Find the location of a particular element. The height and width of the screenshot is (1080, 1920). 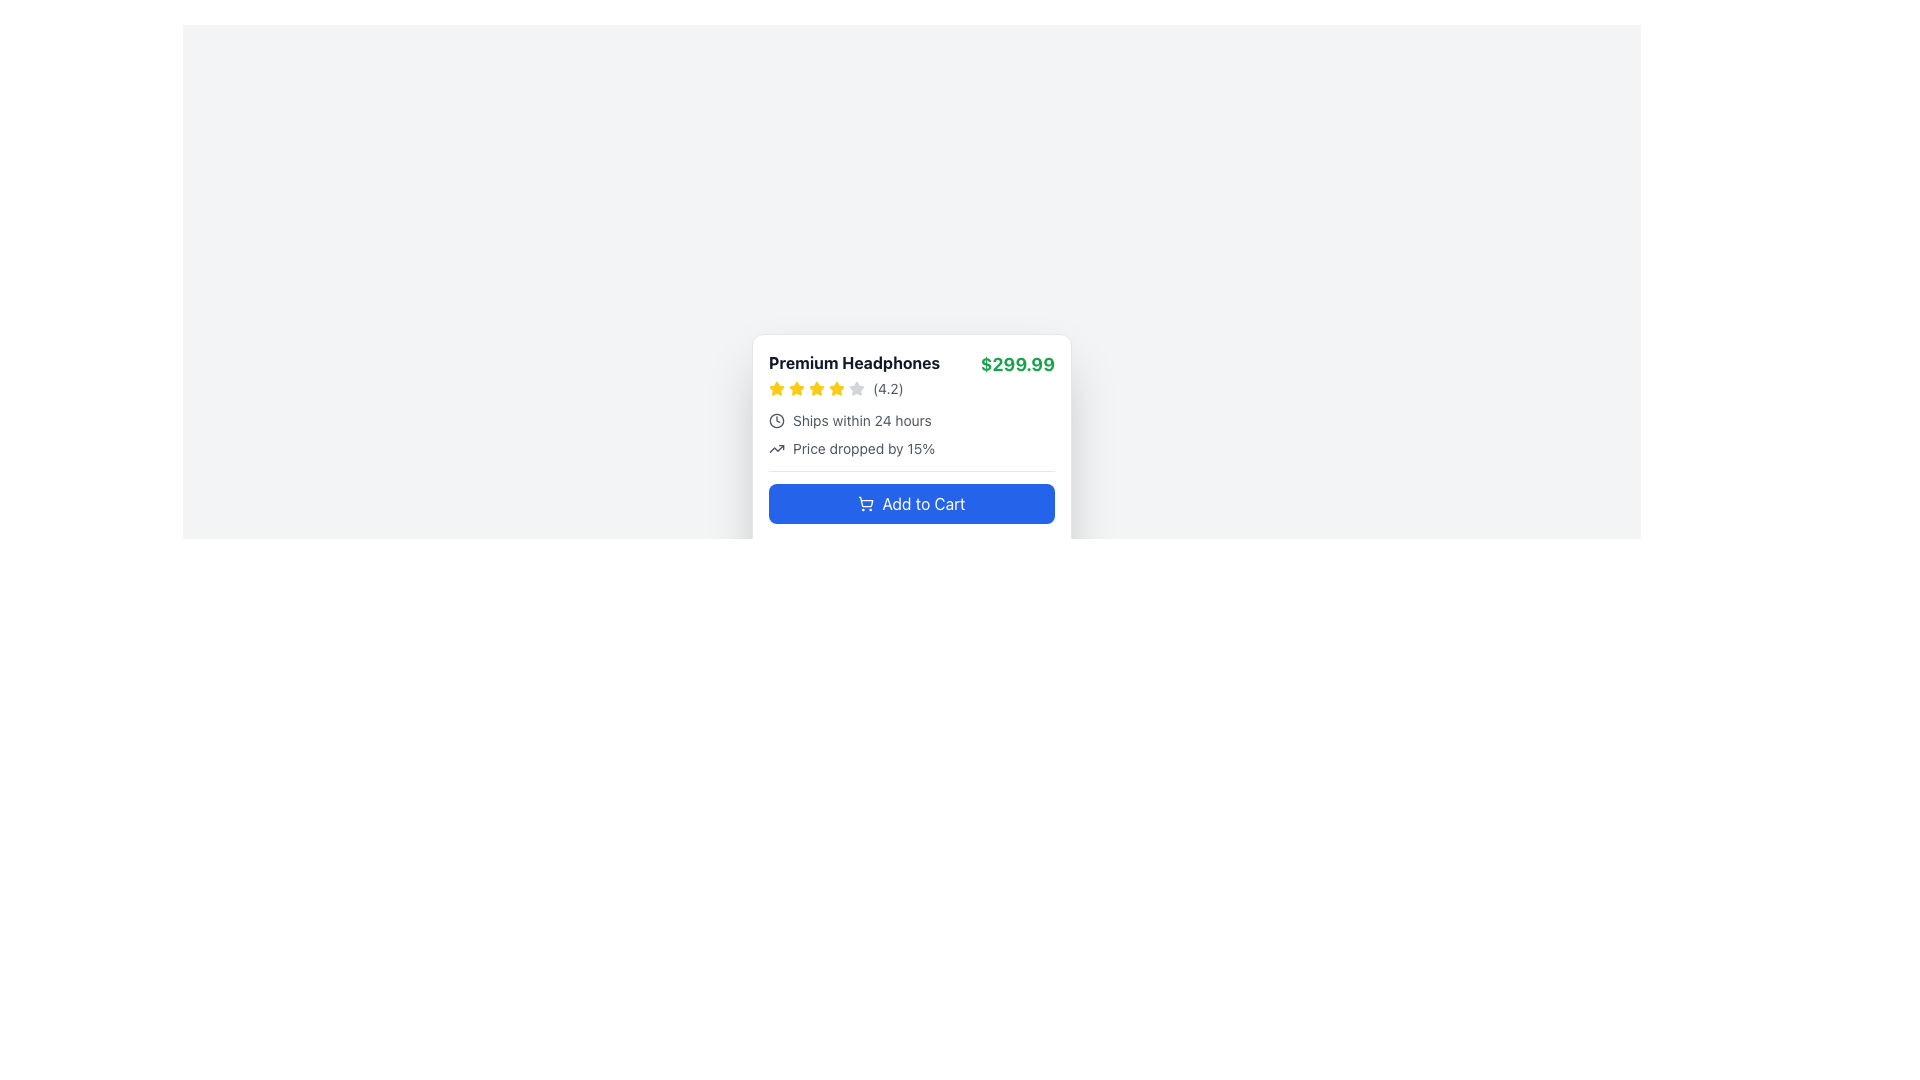

textual label indicating the price reduction for the 'Premium Headphones', located to the right of the small line chart icon in the product details card is located at coordinates (864, 447).